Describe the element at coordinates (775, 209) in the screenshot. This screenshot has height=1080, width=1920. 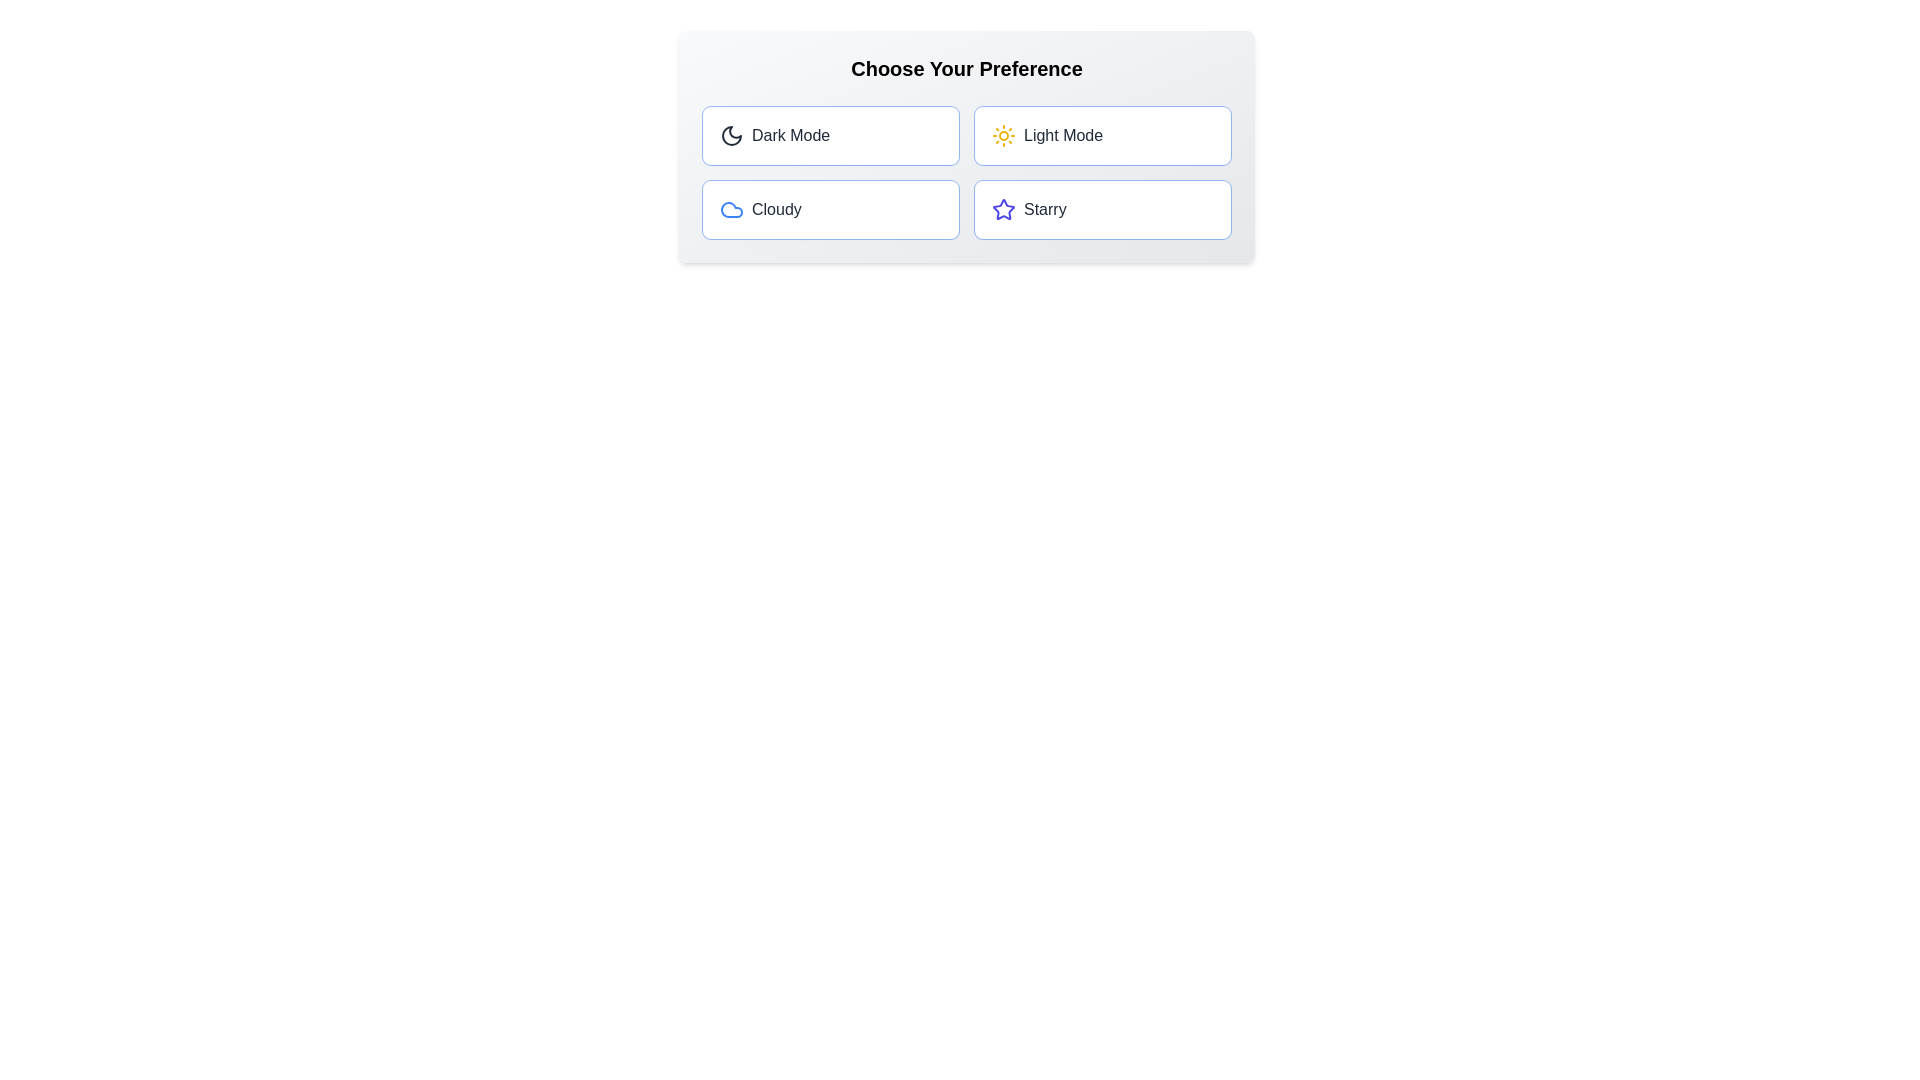
I see `the text label displaying 'Cloudy' in gray color, located next to the cloud icon in the second row of the layout` at that location.